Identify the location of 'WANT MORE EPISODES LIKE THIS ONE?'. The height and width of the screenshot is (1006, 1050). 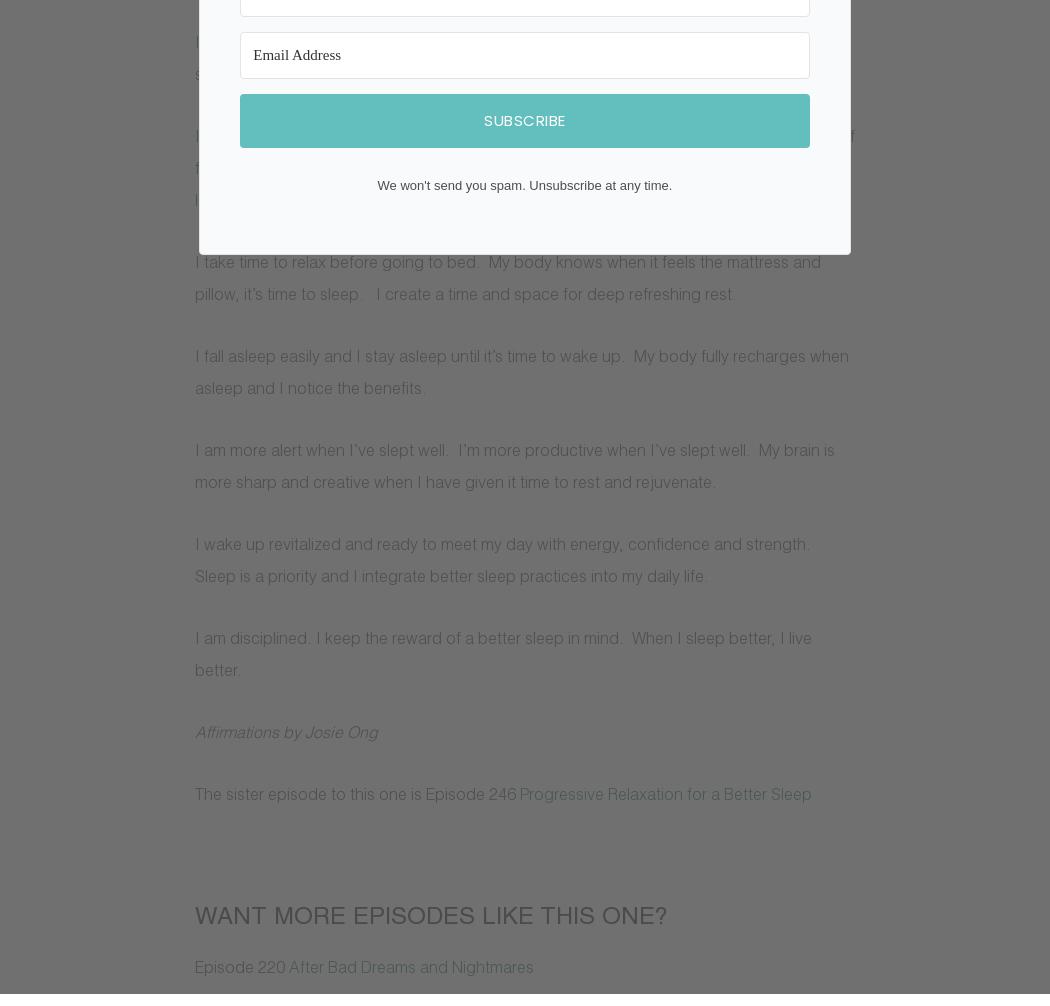
(430, 916).